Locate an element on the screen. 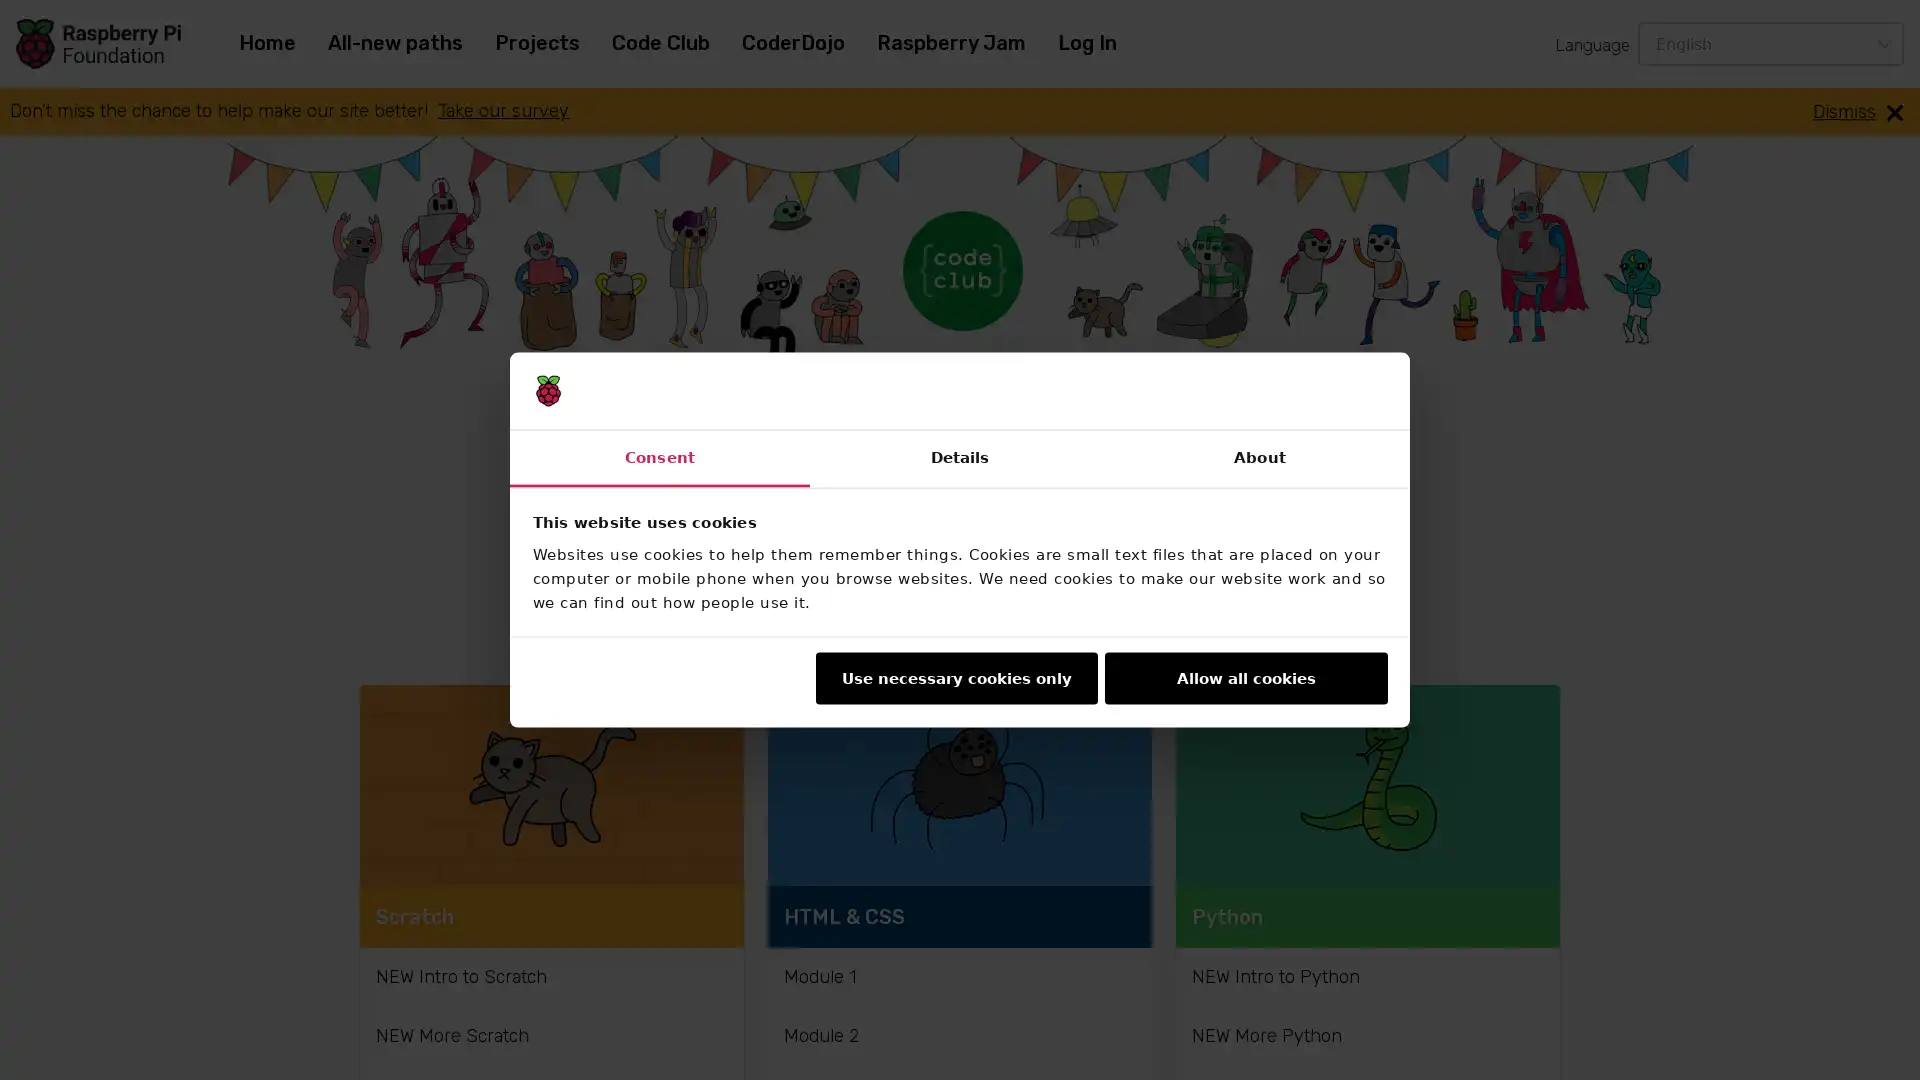 The width and height of the screenshot is (1920, 1080). Dismiss is located at coordinates (1857, 111).